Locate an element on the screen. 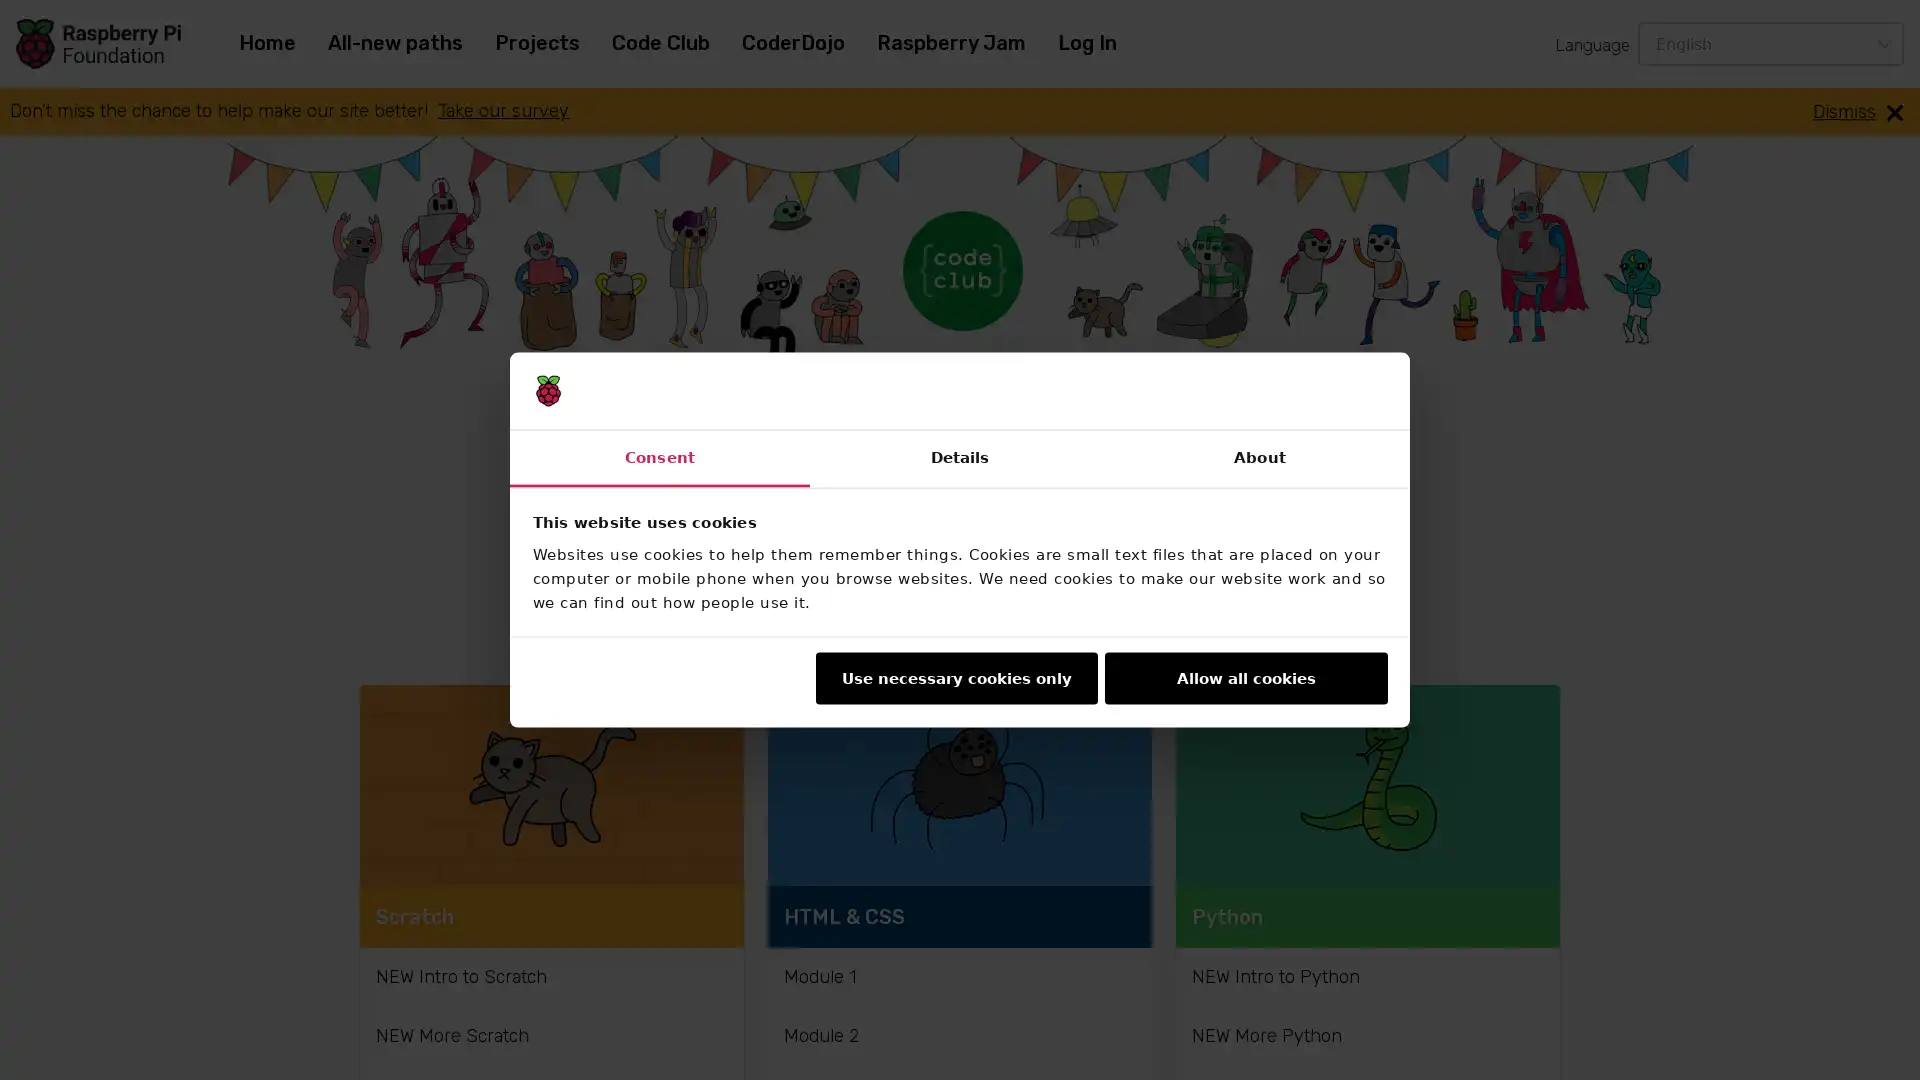 The width and height of the screenshot is (1920, 1080). Dismiss is located at coordinates (1857, 111).